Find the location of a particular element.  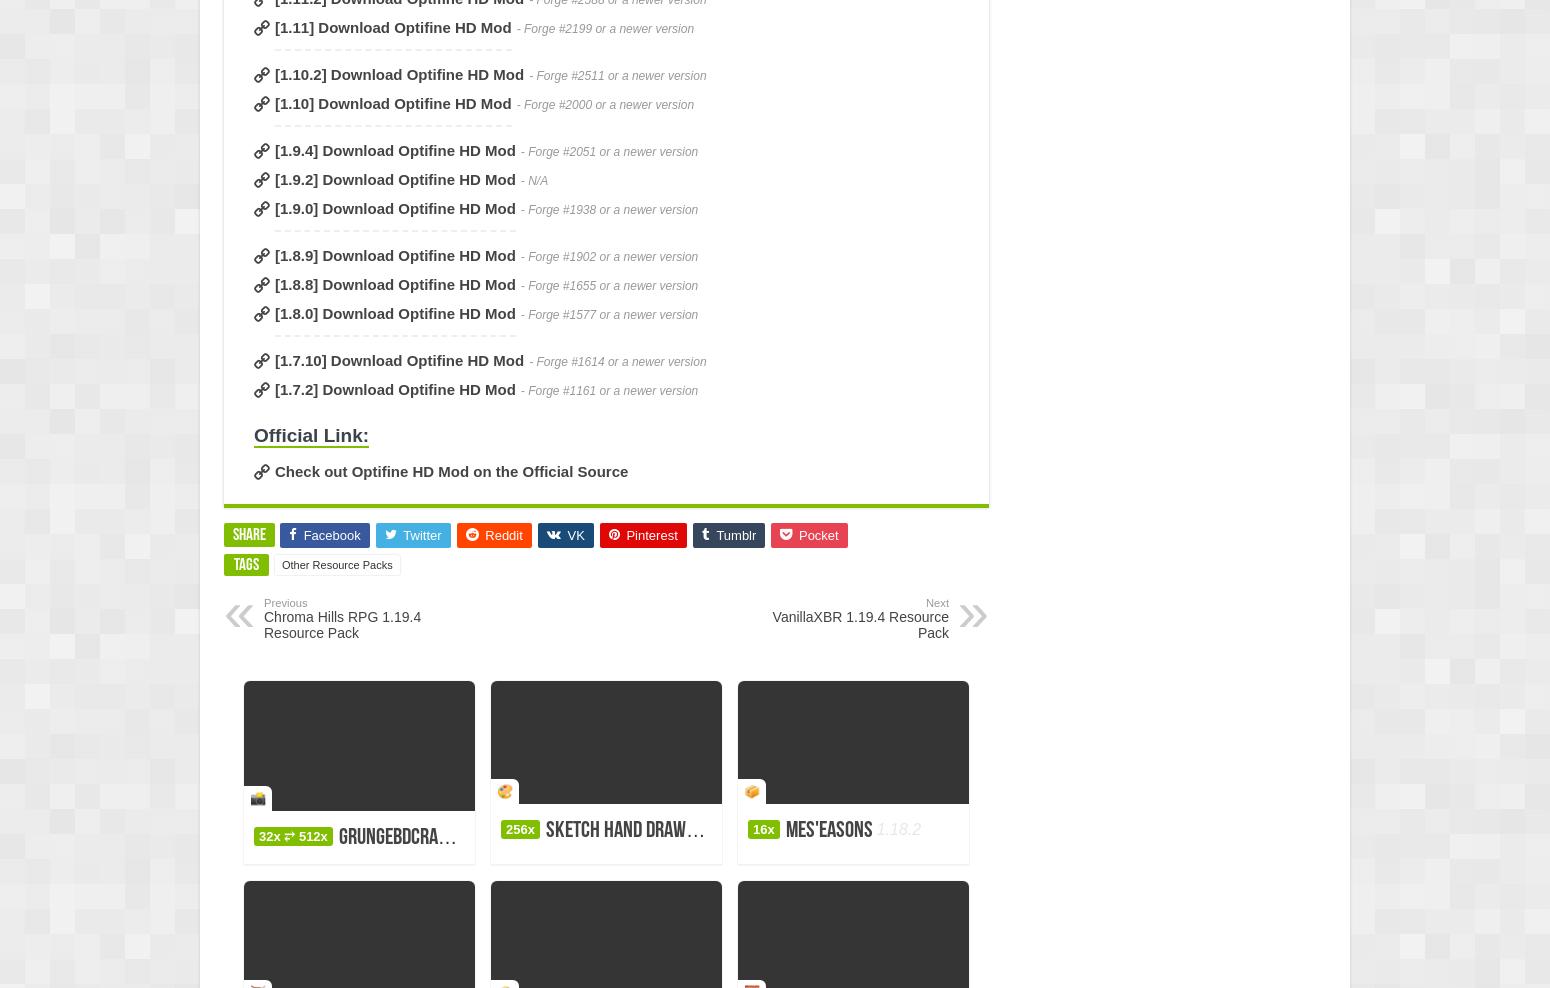

'Official Link:' is located at coordinates (310, 435).